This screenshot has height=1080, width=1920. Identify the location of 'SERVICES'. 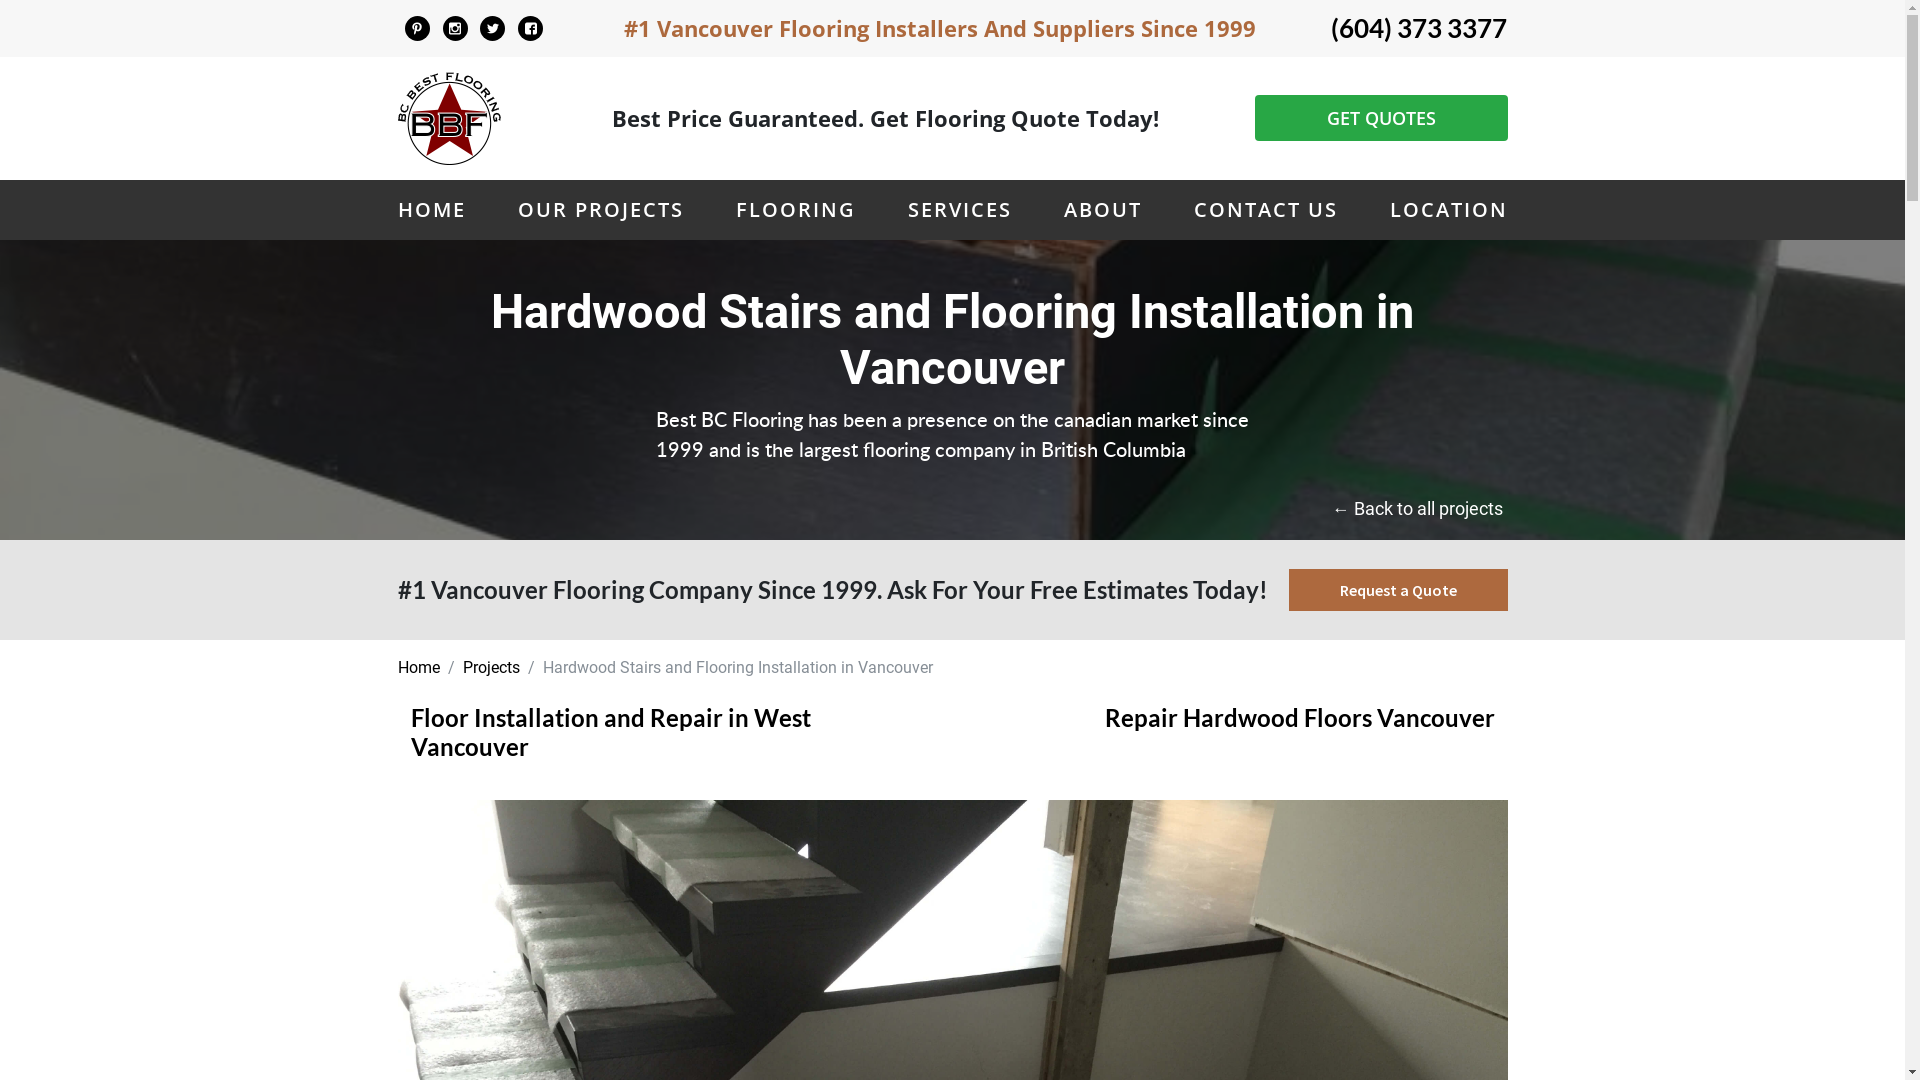
(906, 209).